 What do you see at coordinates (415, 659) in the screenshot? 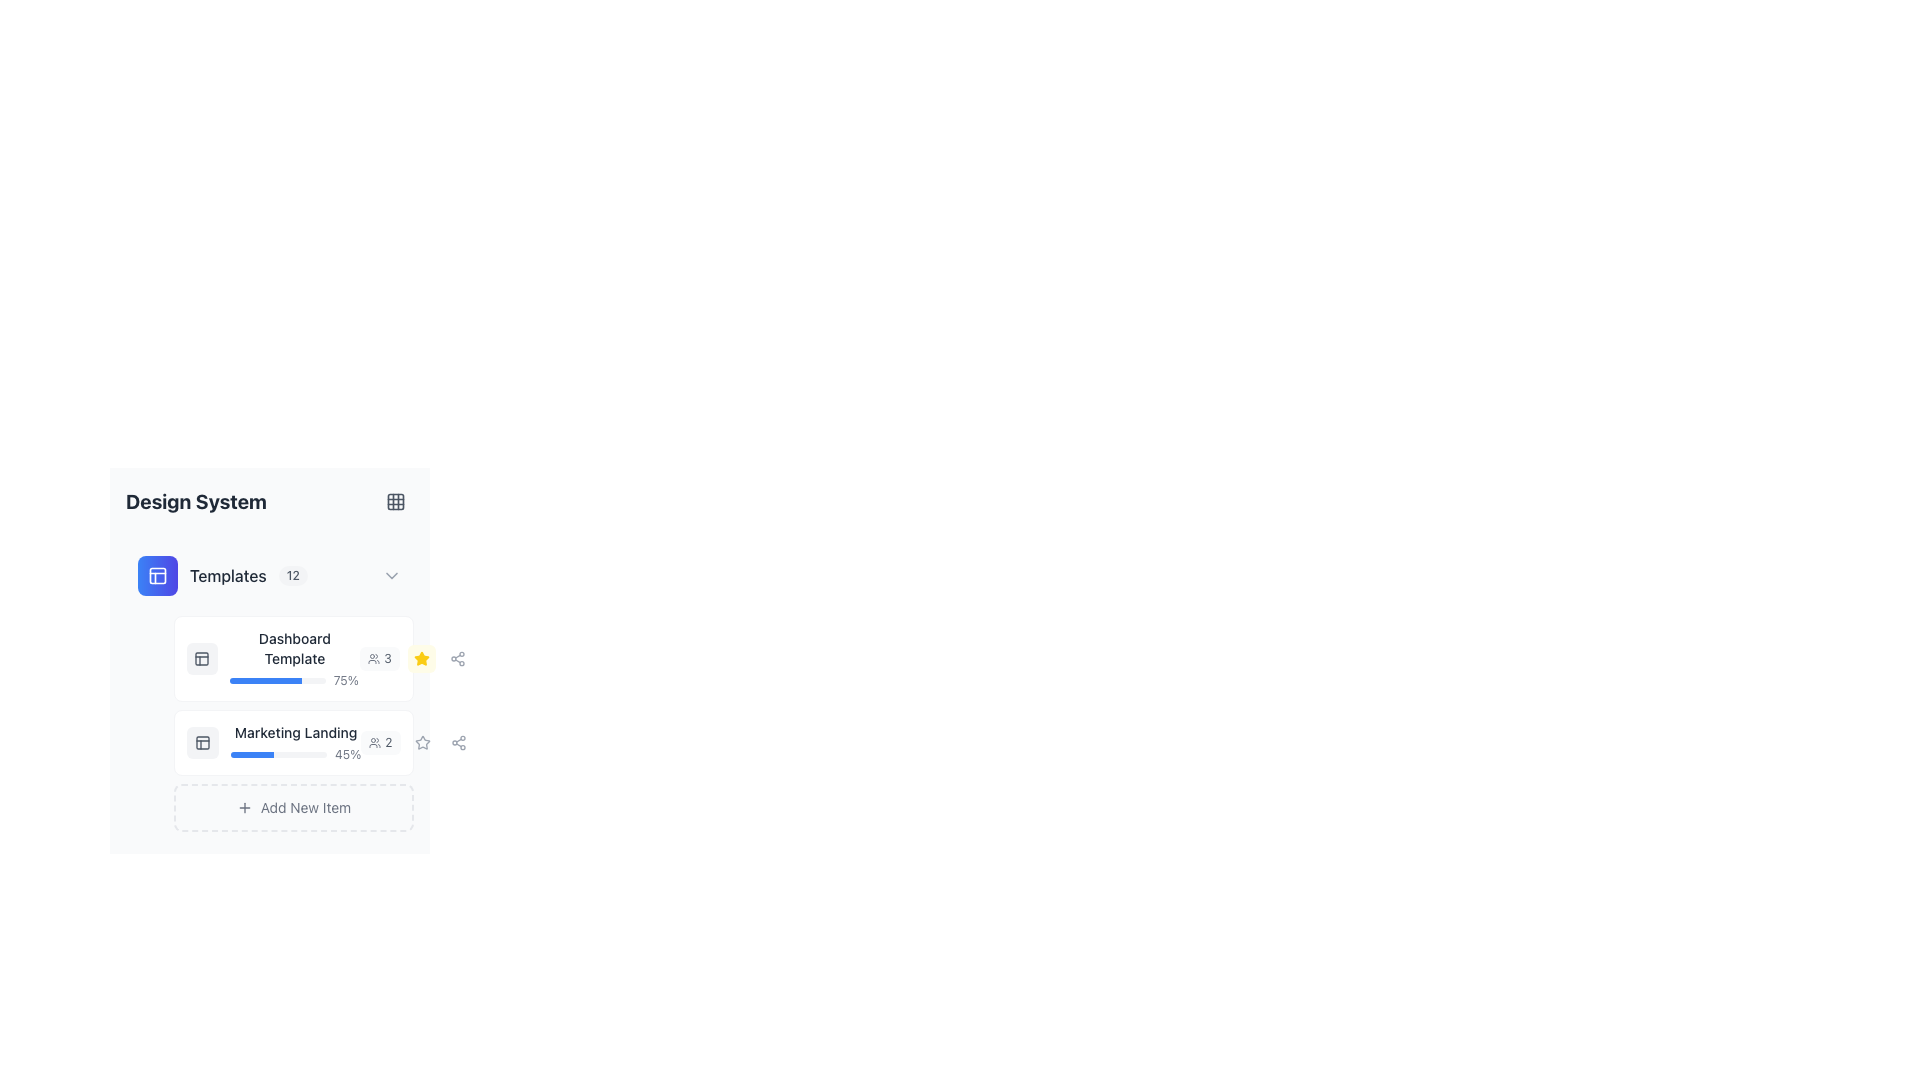
I see `the star icon located to the right of the 'Dashboard Template' label in the 'Design System' section for a tooltip` at bounding box center [415, 659].